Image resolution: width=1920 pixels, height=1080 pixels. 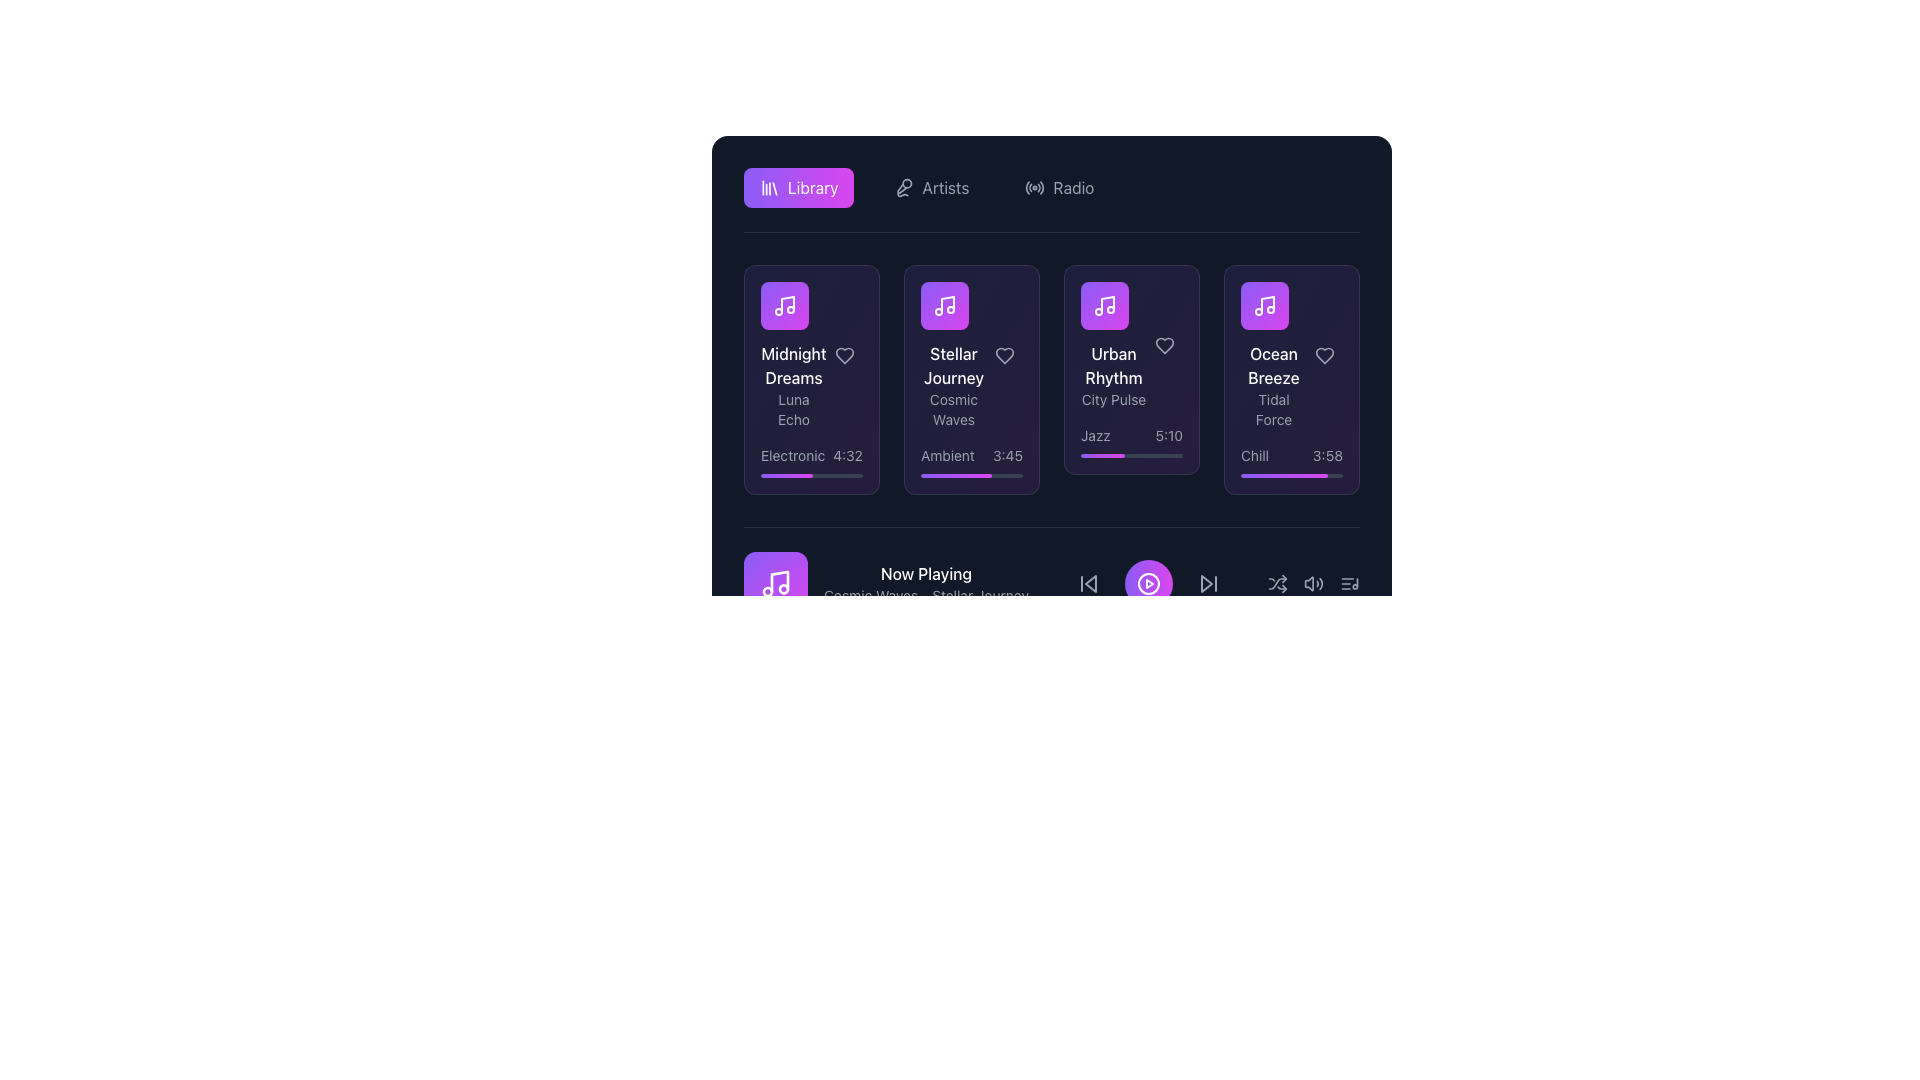 I want to click on the Progress bar located at the bottom of the fourth card in the horizontal sequence, which represents progress or a measure related to the card's content, so click(x=1284, y=475).